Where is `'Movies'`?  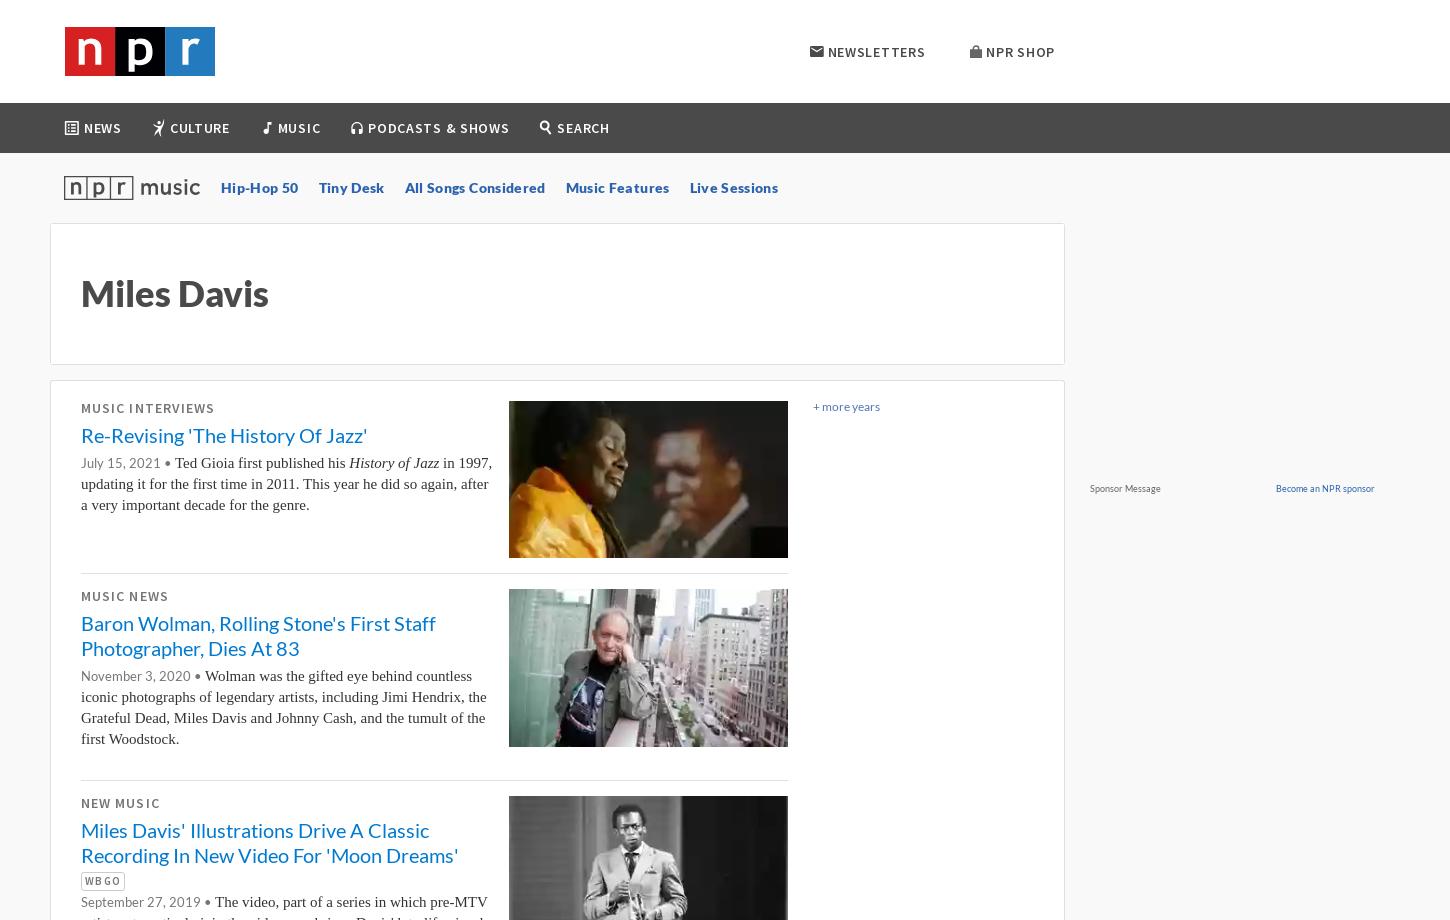
'Movies' is located at coordinates (338, 192).